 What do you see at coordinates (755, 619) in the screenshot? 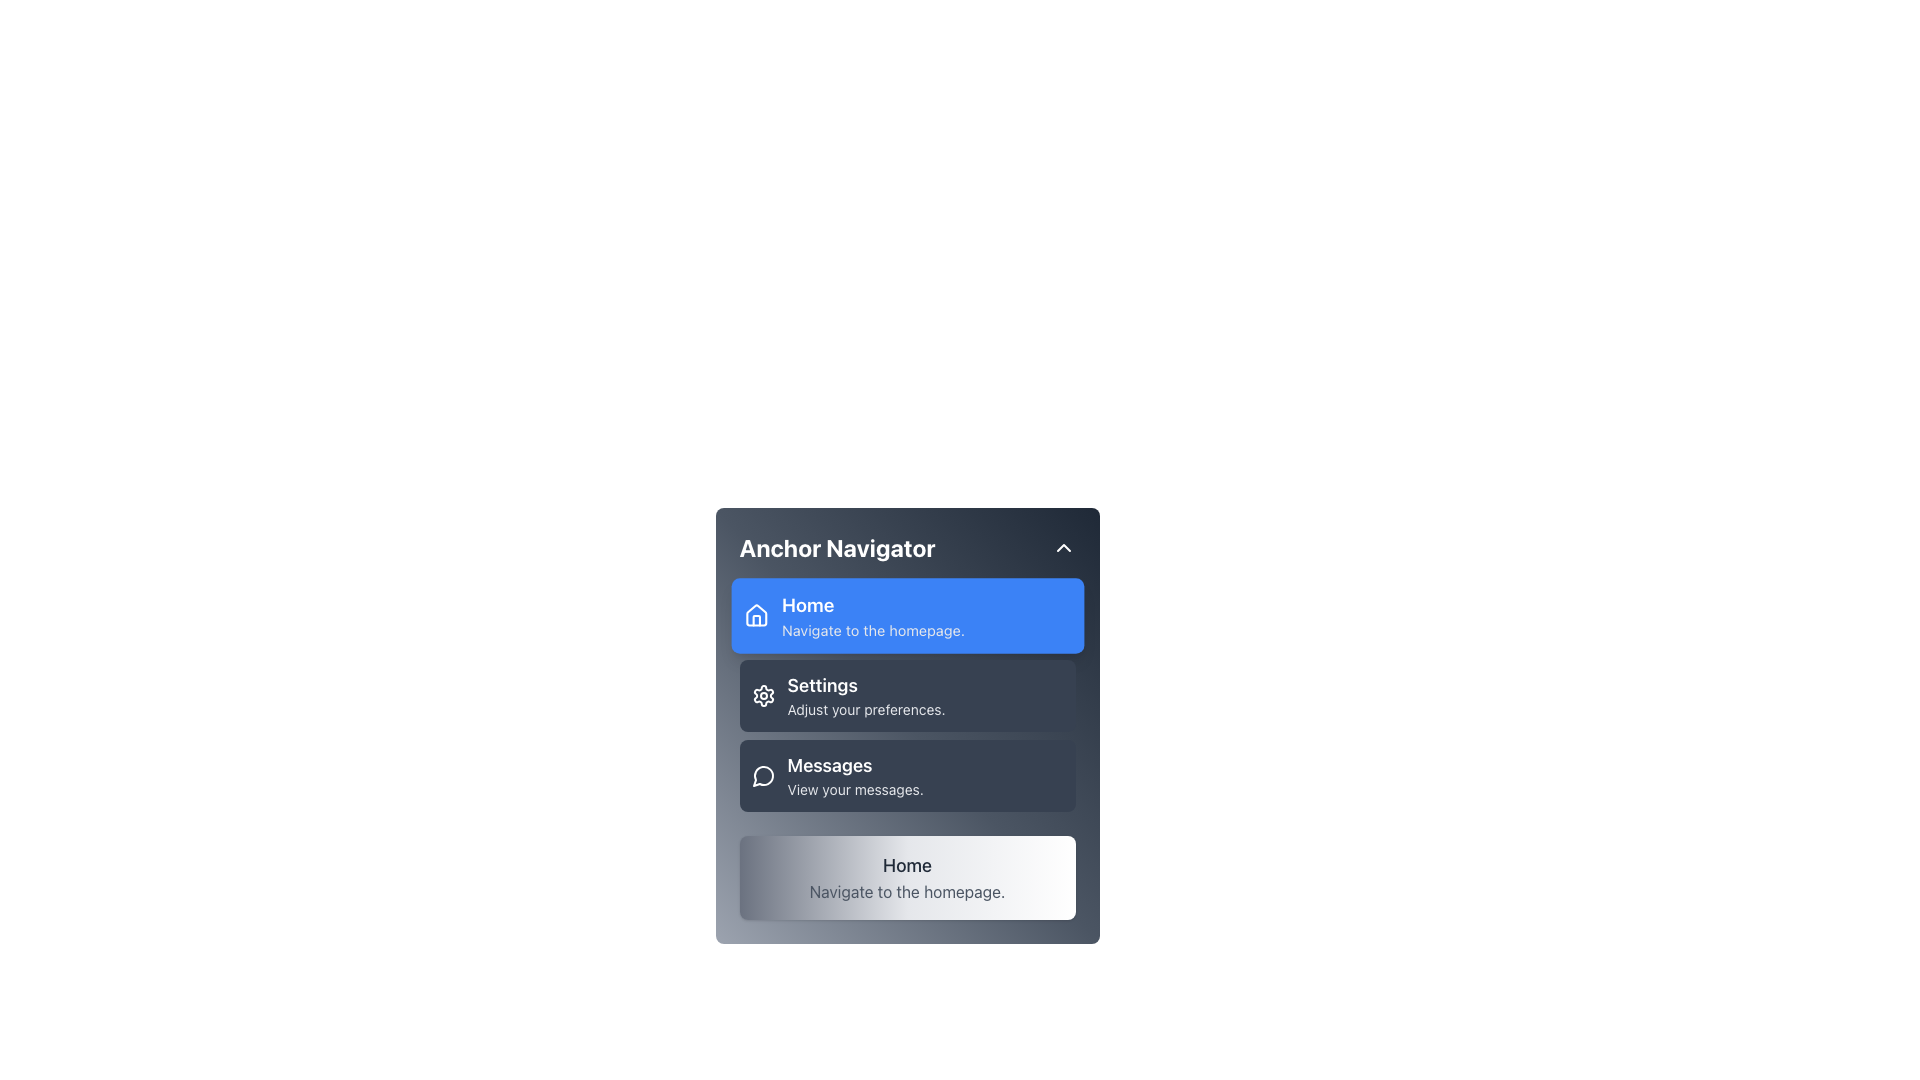
I see `the vertical rectangular bar segment of the house-shaped graphical icon, which represents the vertical structural line` at bounding box center [755, 619].